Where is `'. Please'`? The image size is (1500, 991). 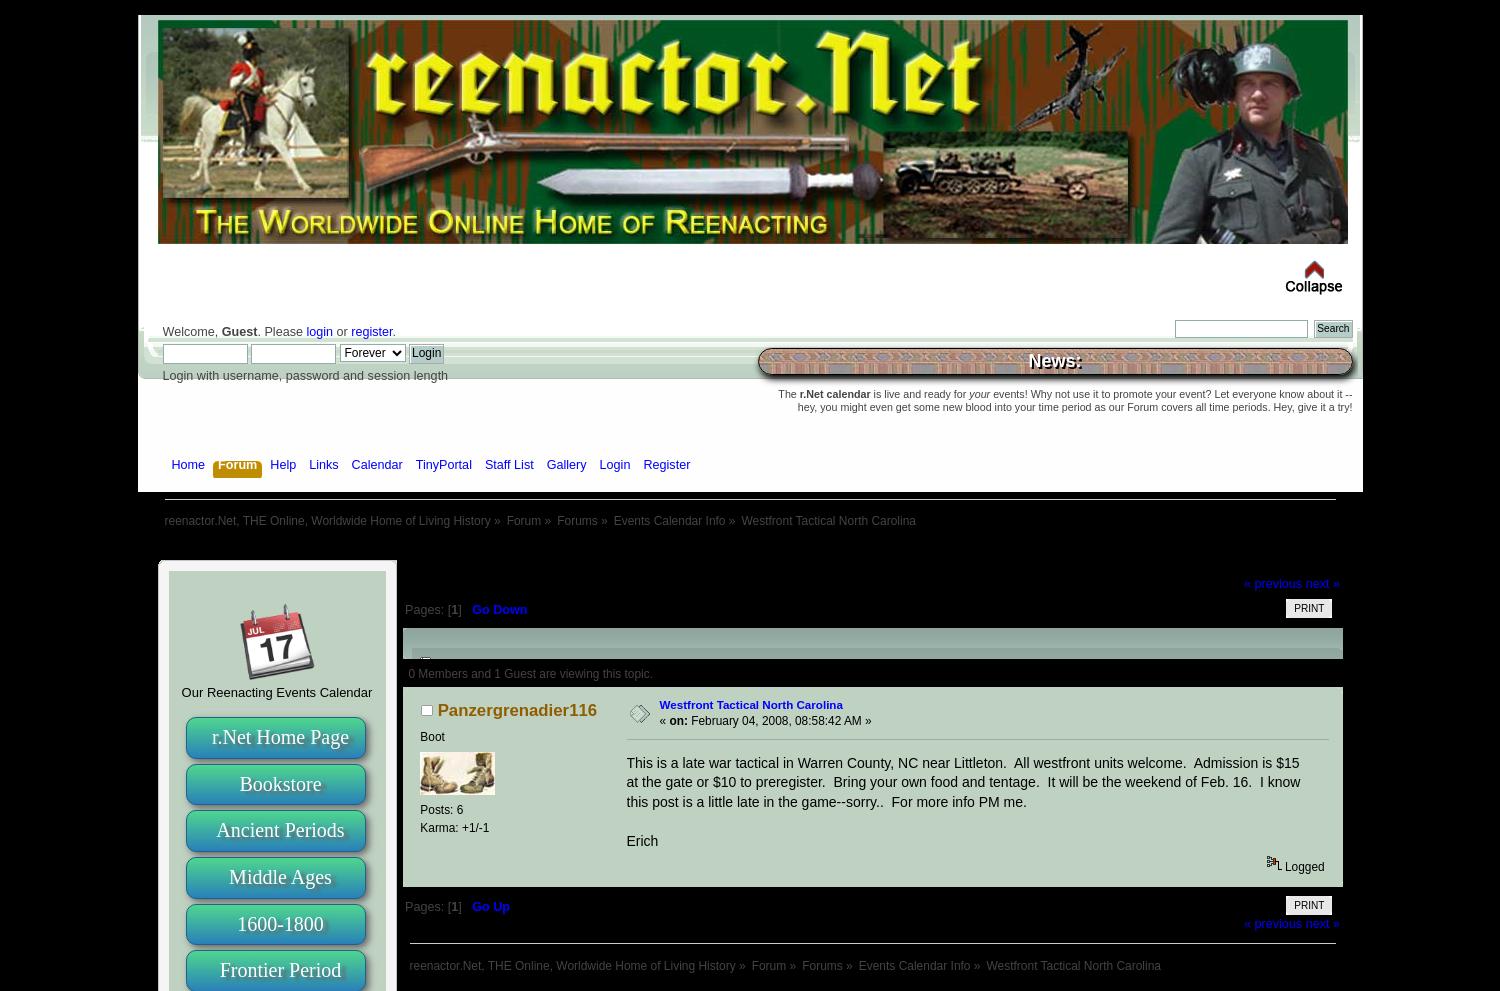 '. Please' is located at coordinates (281, 331).